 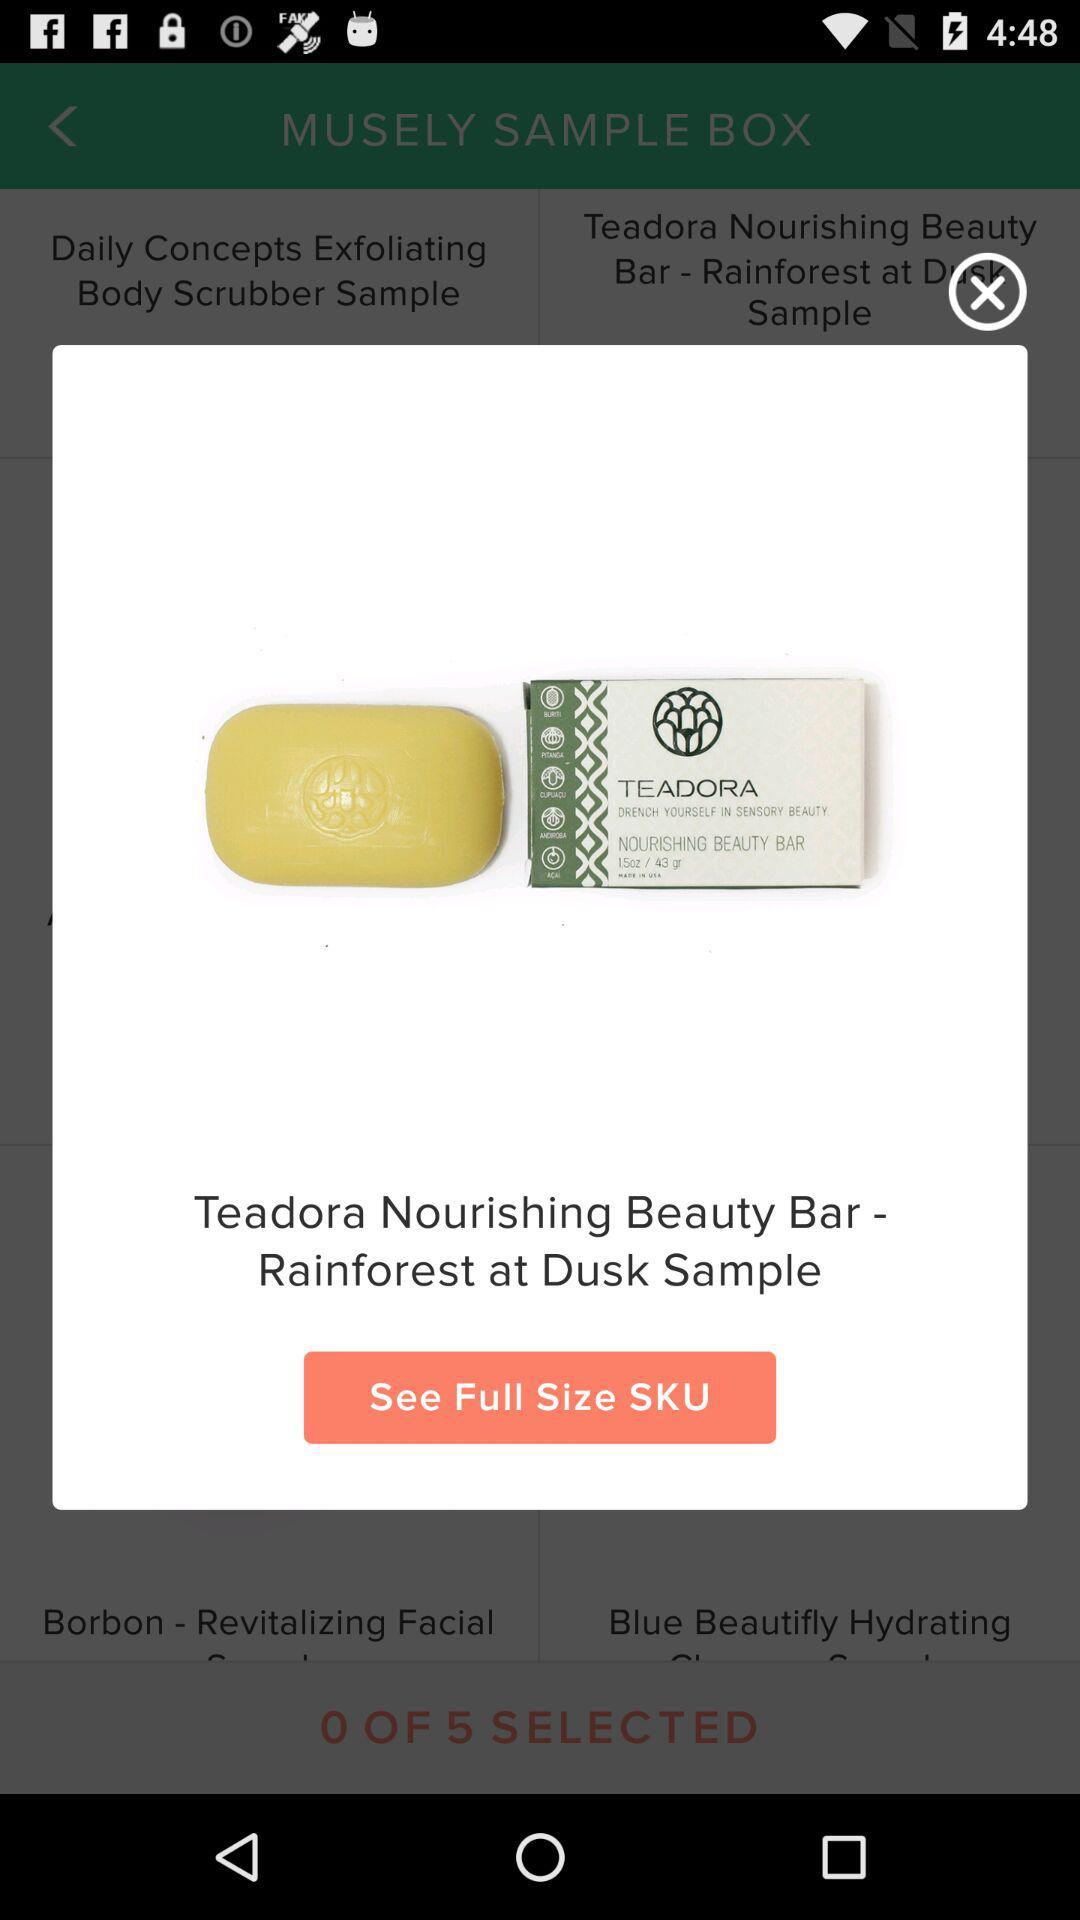 What do you see at coordinates (987, 291) in the screenshot?
I see `the icon at the top right corner` at bounding box center [987, 291].